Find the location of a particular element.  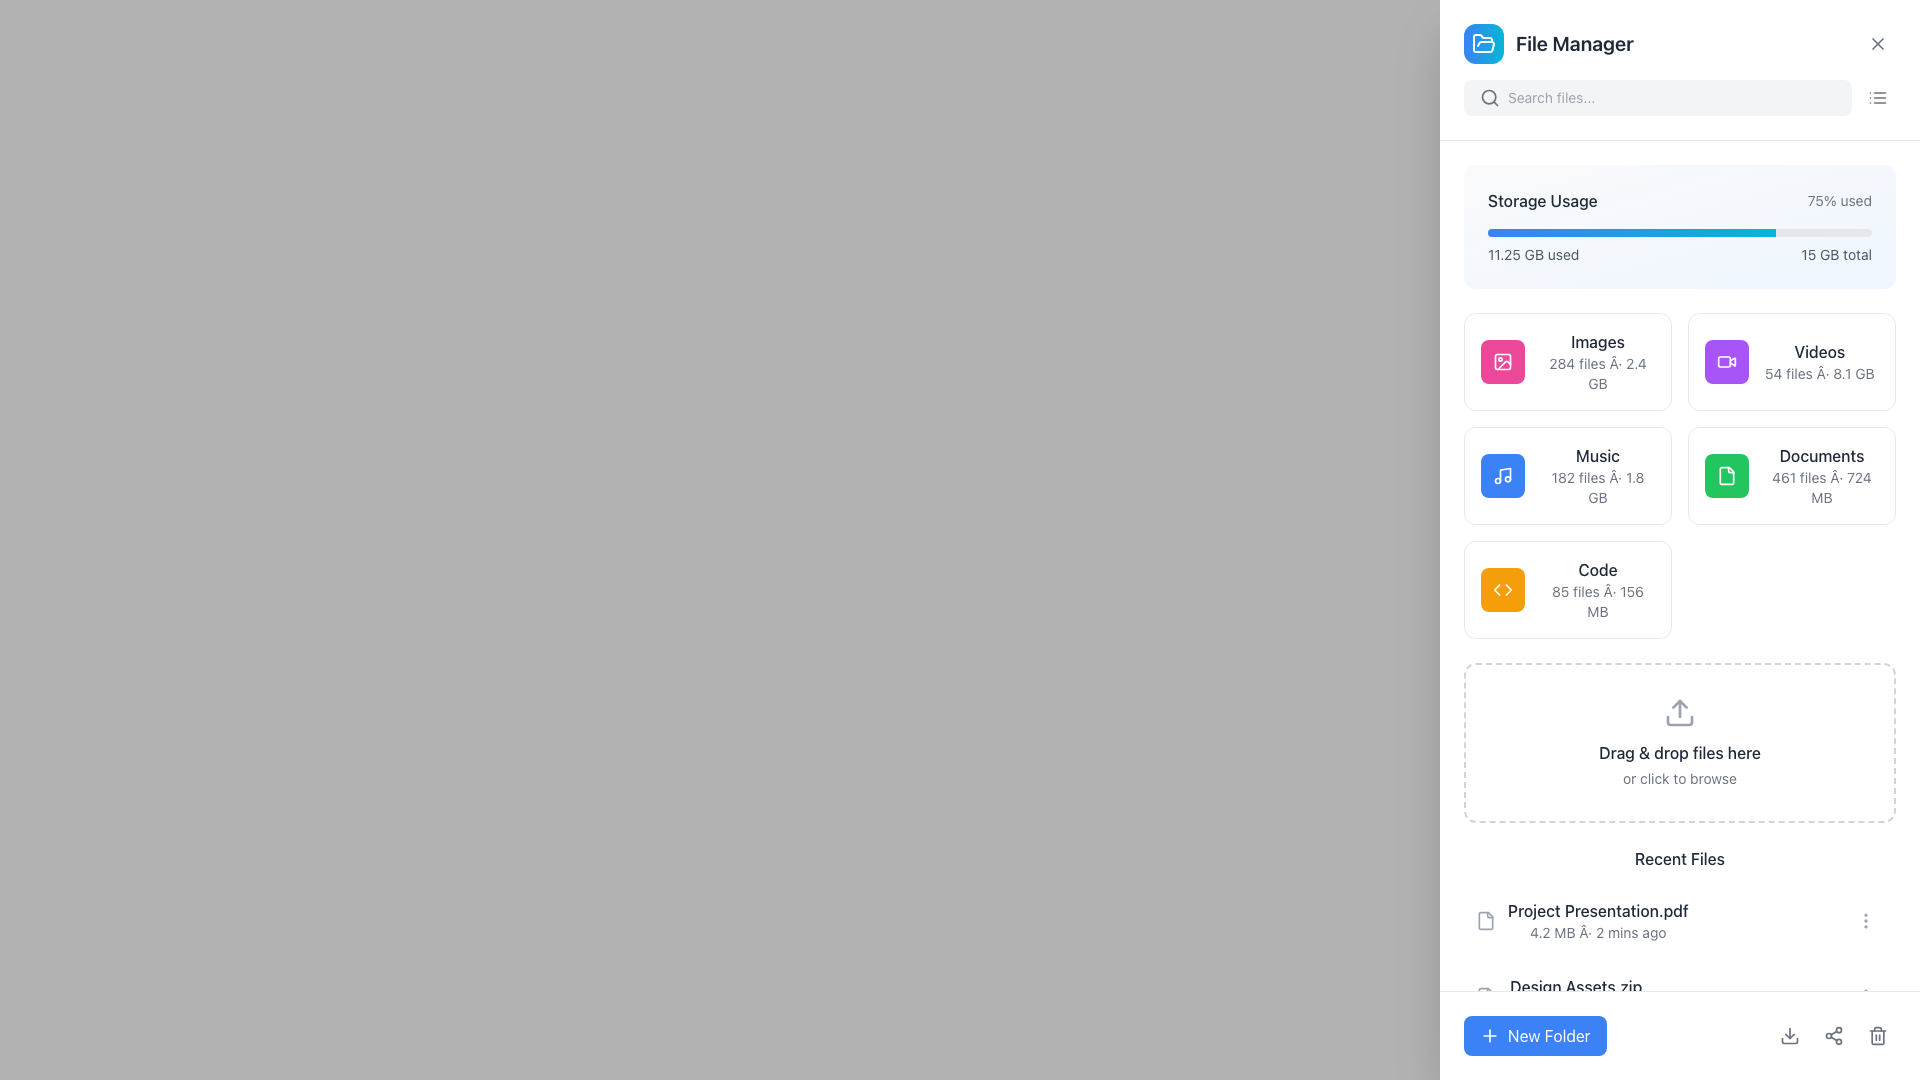

the top file list item is located at coordinates (1597, 921).